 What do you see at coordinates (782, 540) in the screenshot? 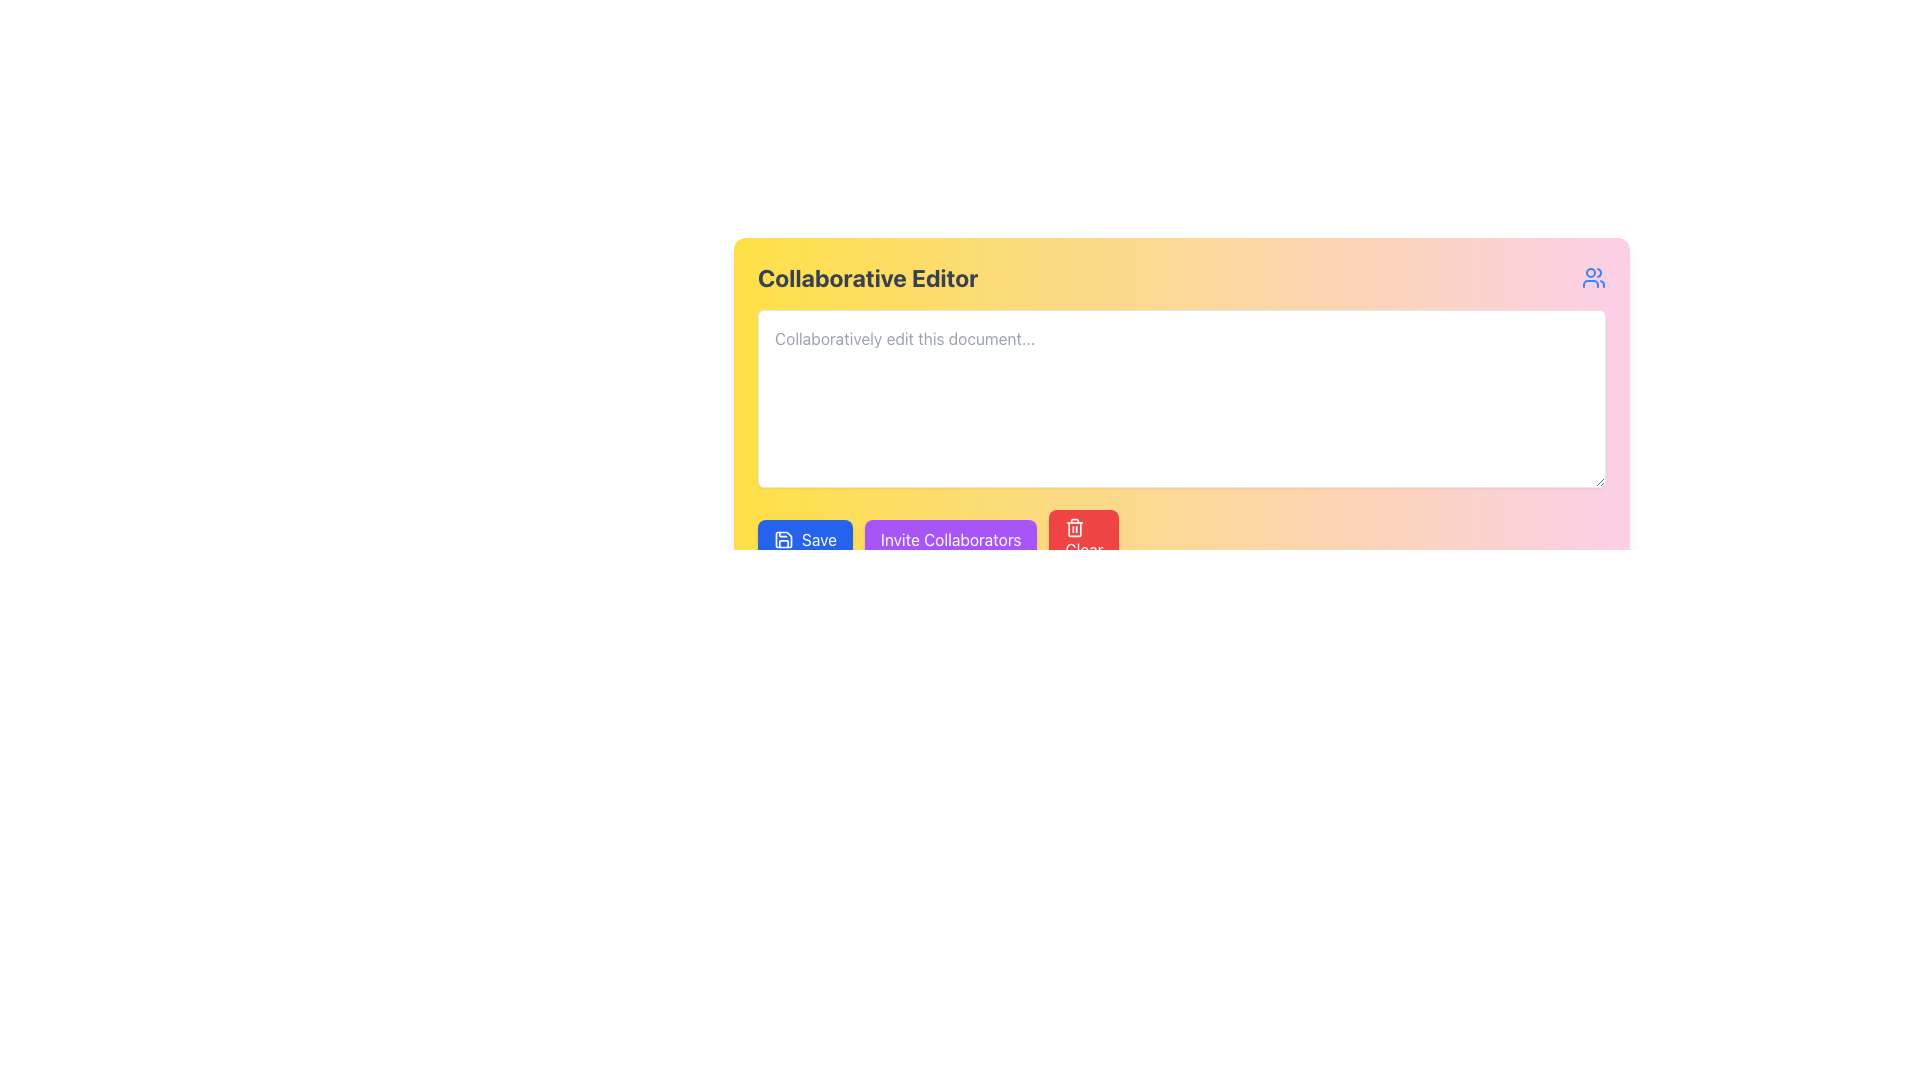
I see `the 'Save' icon located within the blue rectangle button near the bottom left corner of the collaborative editor` at bounding box center [782, 540].